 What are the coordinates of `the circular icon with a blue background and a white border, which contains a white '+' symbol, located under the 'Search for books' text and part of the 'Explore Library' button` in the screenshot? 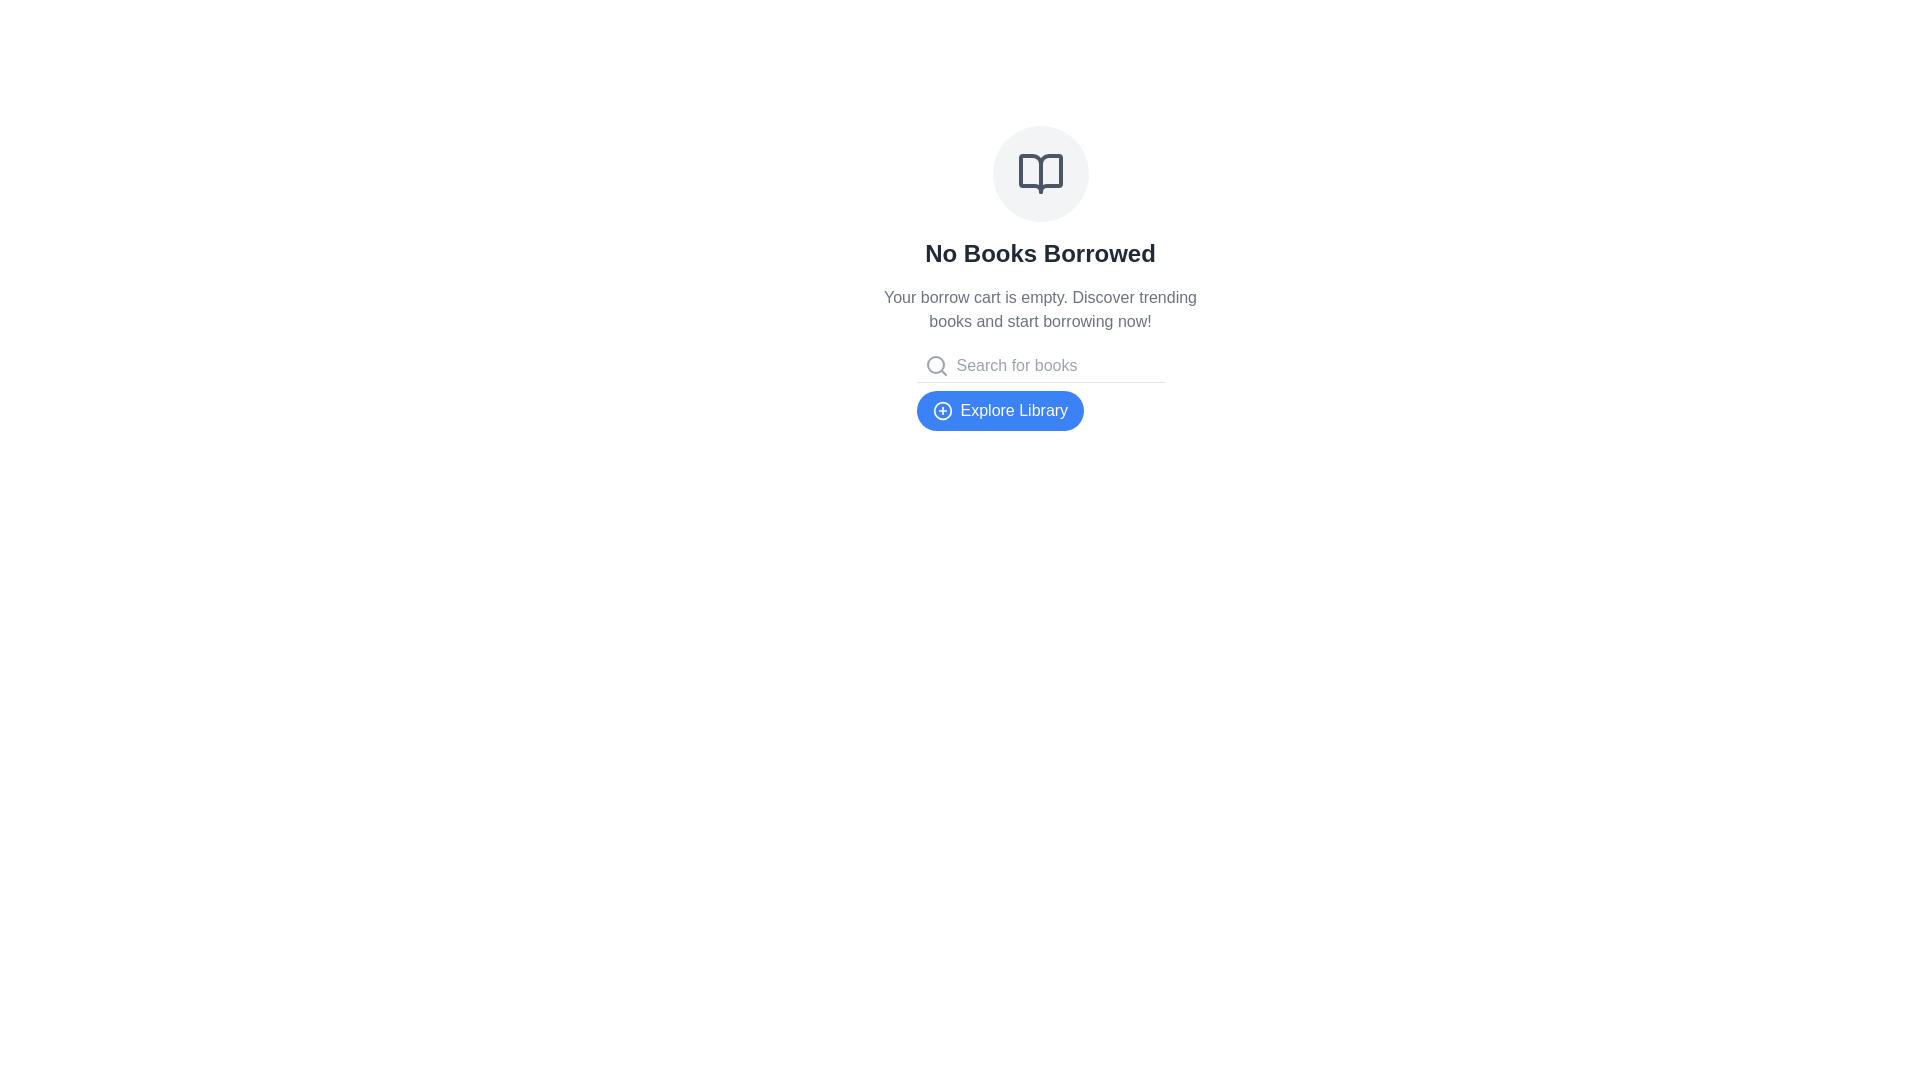 It's located at (941, 410).